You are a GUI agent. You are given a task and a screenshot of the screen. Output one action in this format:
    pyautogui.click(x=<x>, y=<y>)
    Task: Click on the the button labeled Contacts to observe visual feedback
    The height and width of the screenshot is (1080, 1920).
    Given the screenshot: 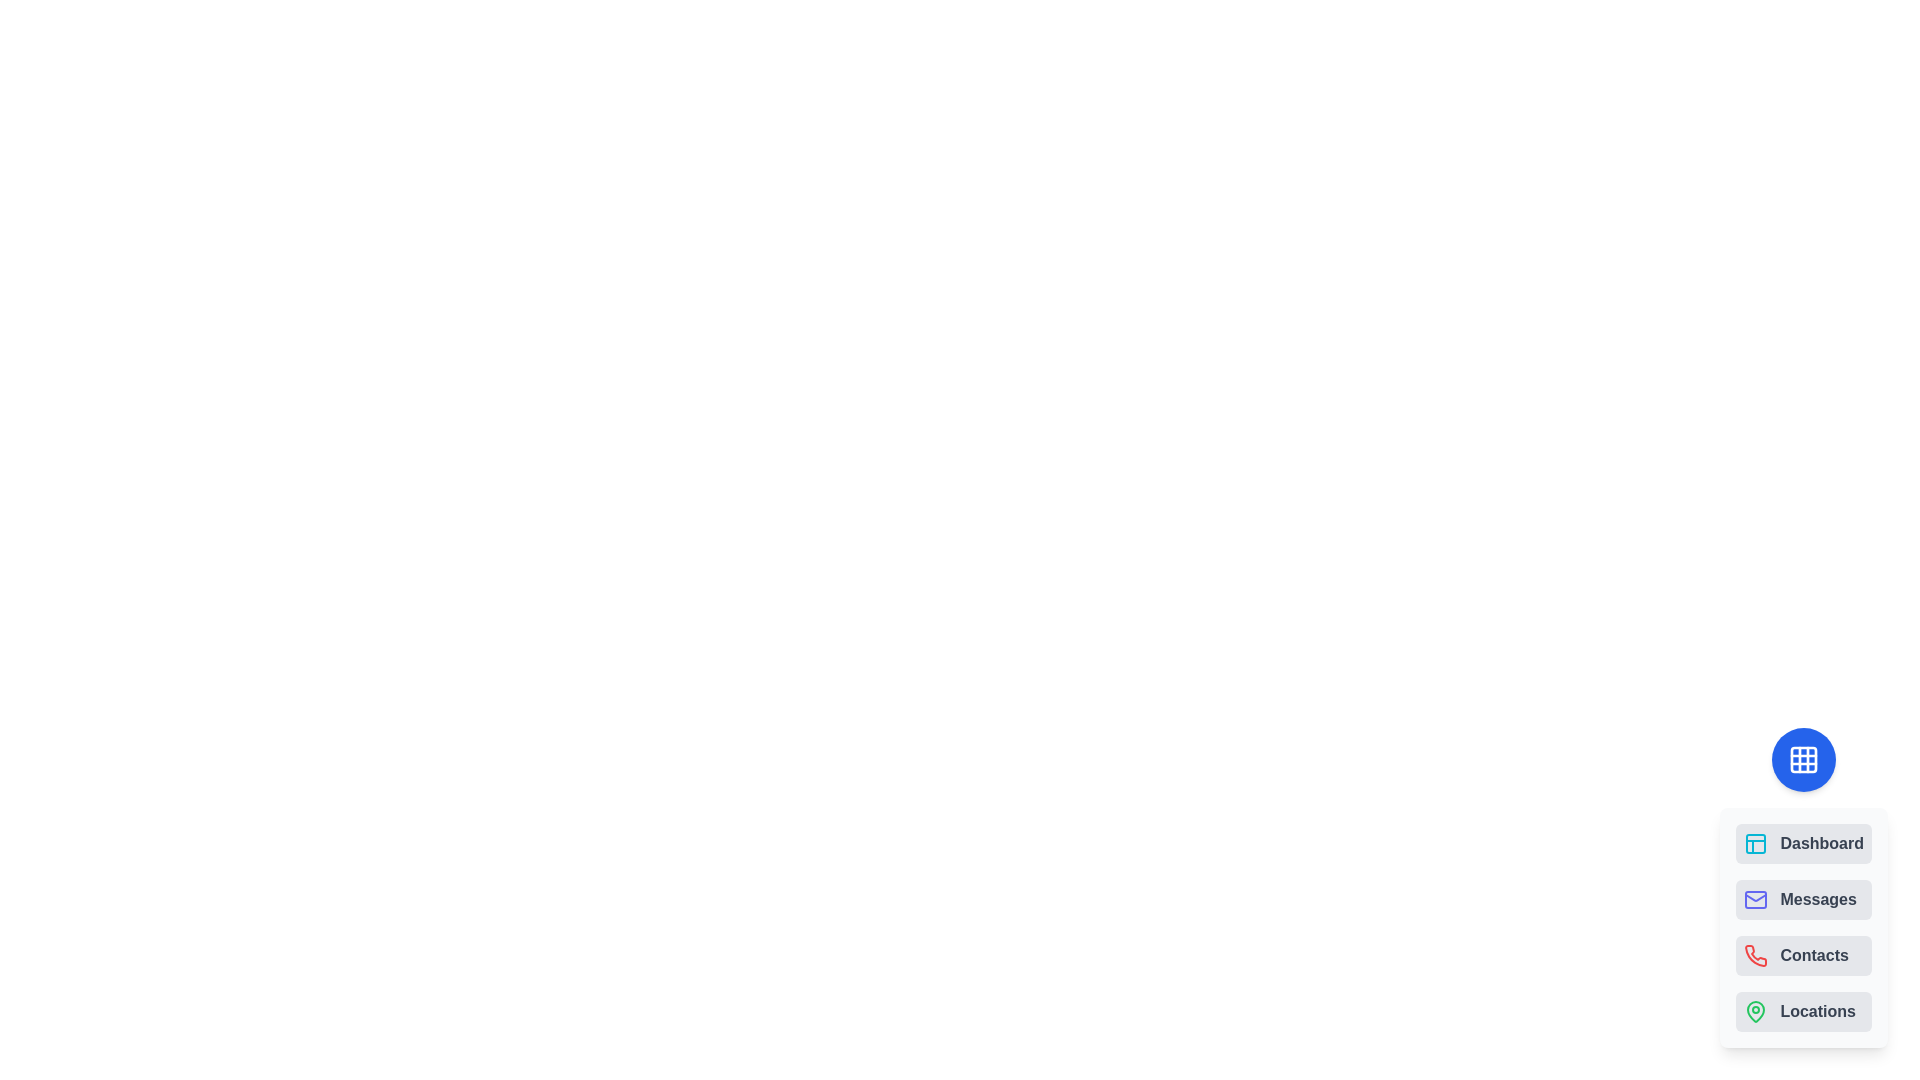 What is the action you would take?
    pyautogui.click(x=1804, y=955)
    